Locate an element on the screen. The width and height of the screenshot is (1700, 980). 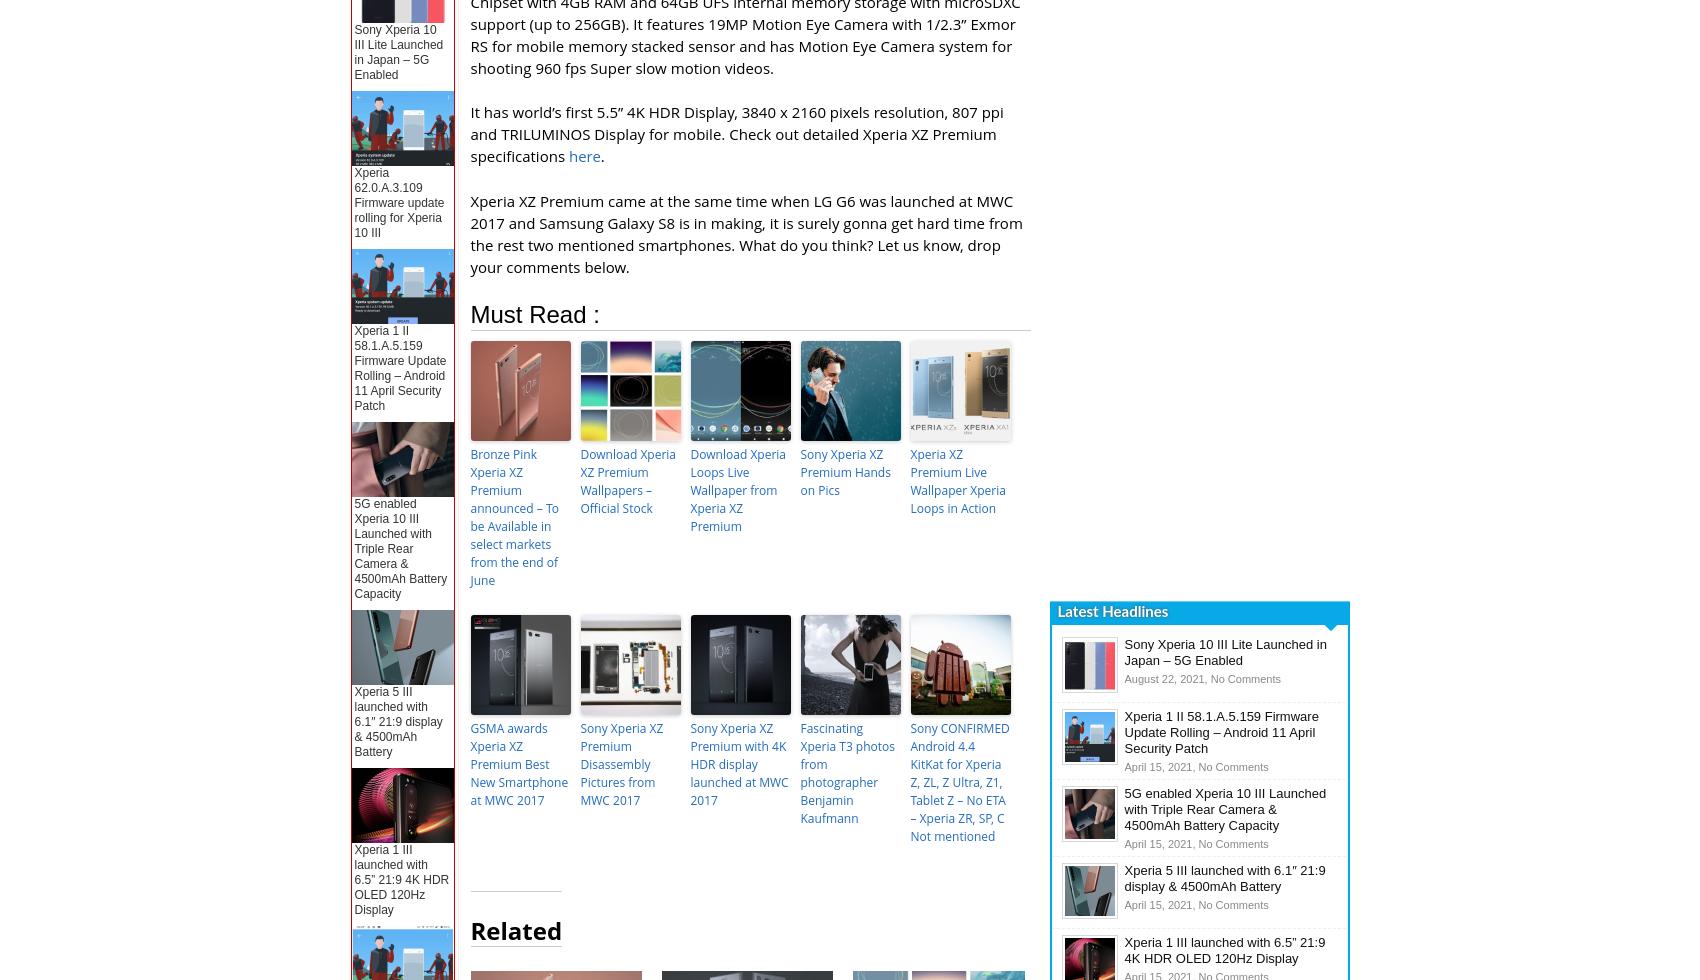
'Sony Xperia XZ Premium with 4K HDR display launched at MWC 2017' is located at coordinates (738, 764).